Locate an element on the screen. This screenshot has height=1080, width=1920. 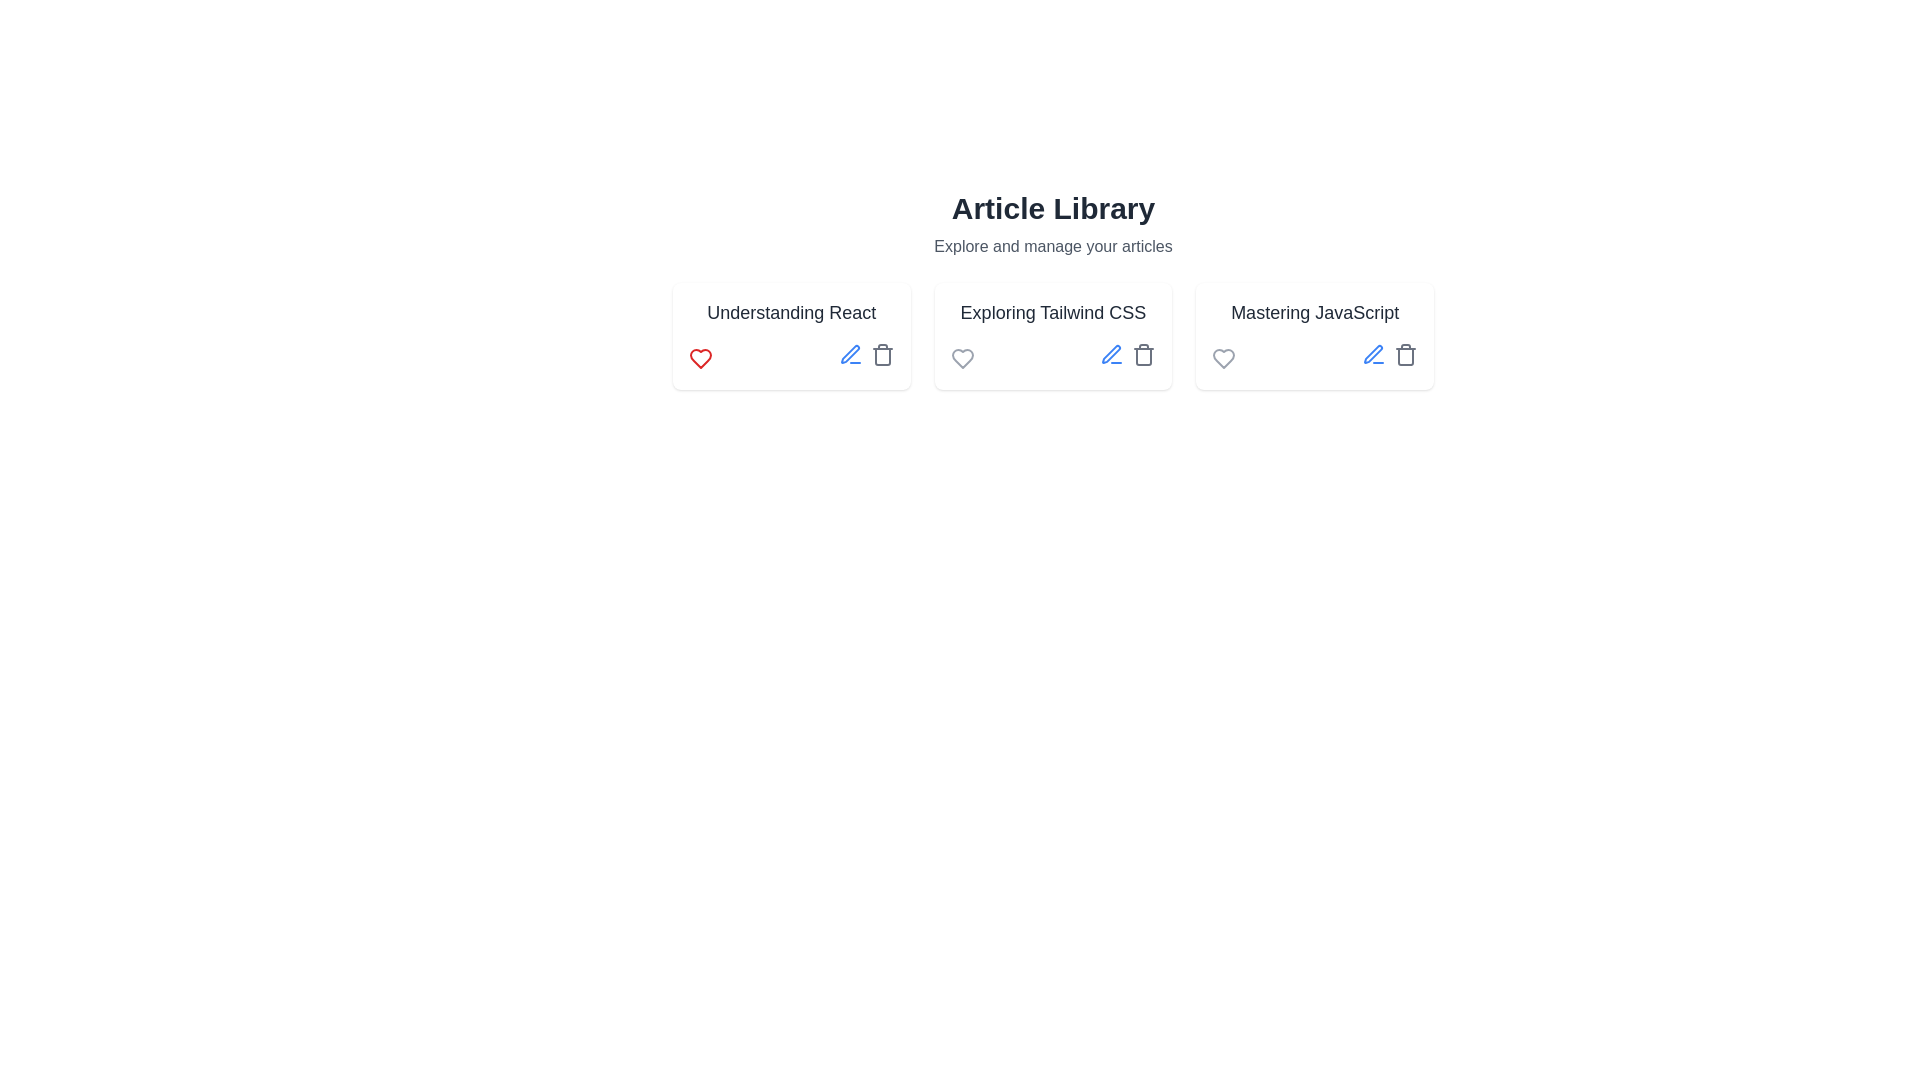
the Icon button for editing the 'Exploring Tailwind CSS' article, which is located to the right of the heart icon and to the left of the trash bin icon is located at coordinates (1111, 353).